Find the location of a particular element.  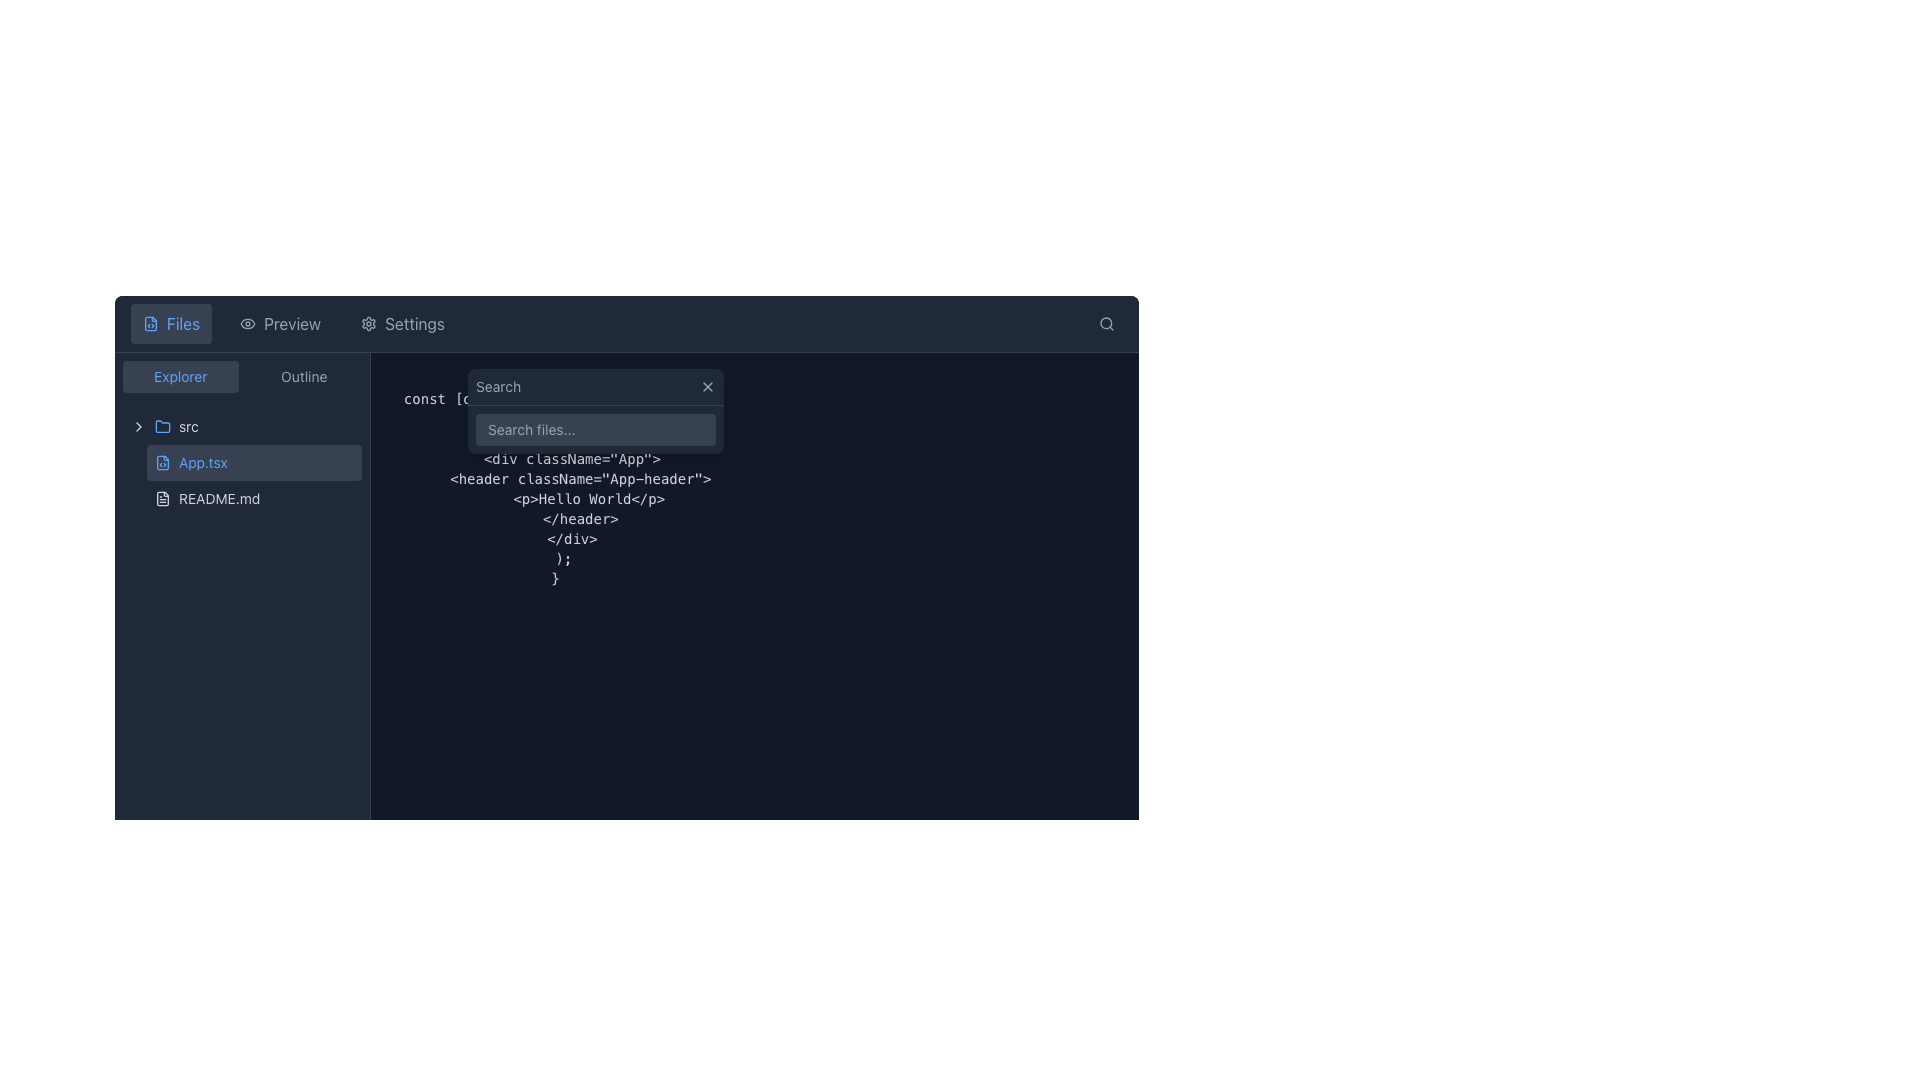

the 'Files' button, which is the first button in a horizontal row with a dark gray background and a blue-tinted label is located at coordinates (171, 323).